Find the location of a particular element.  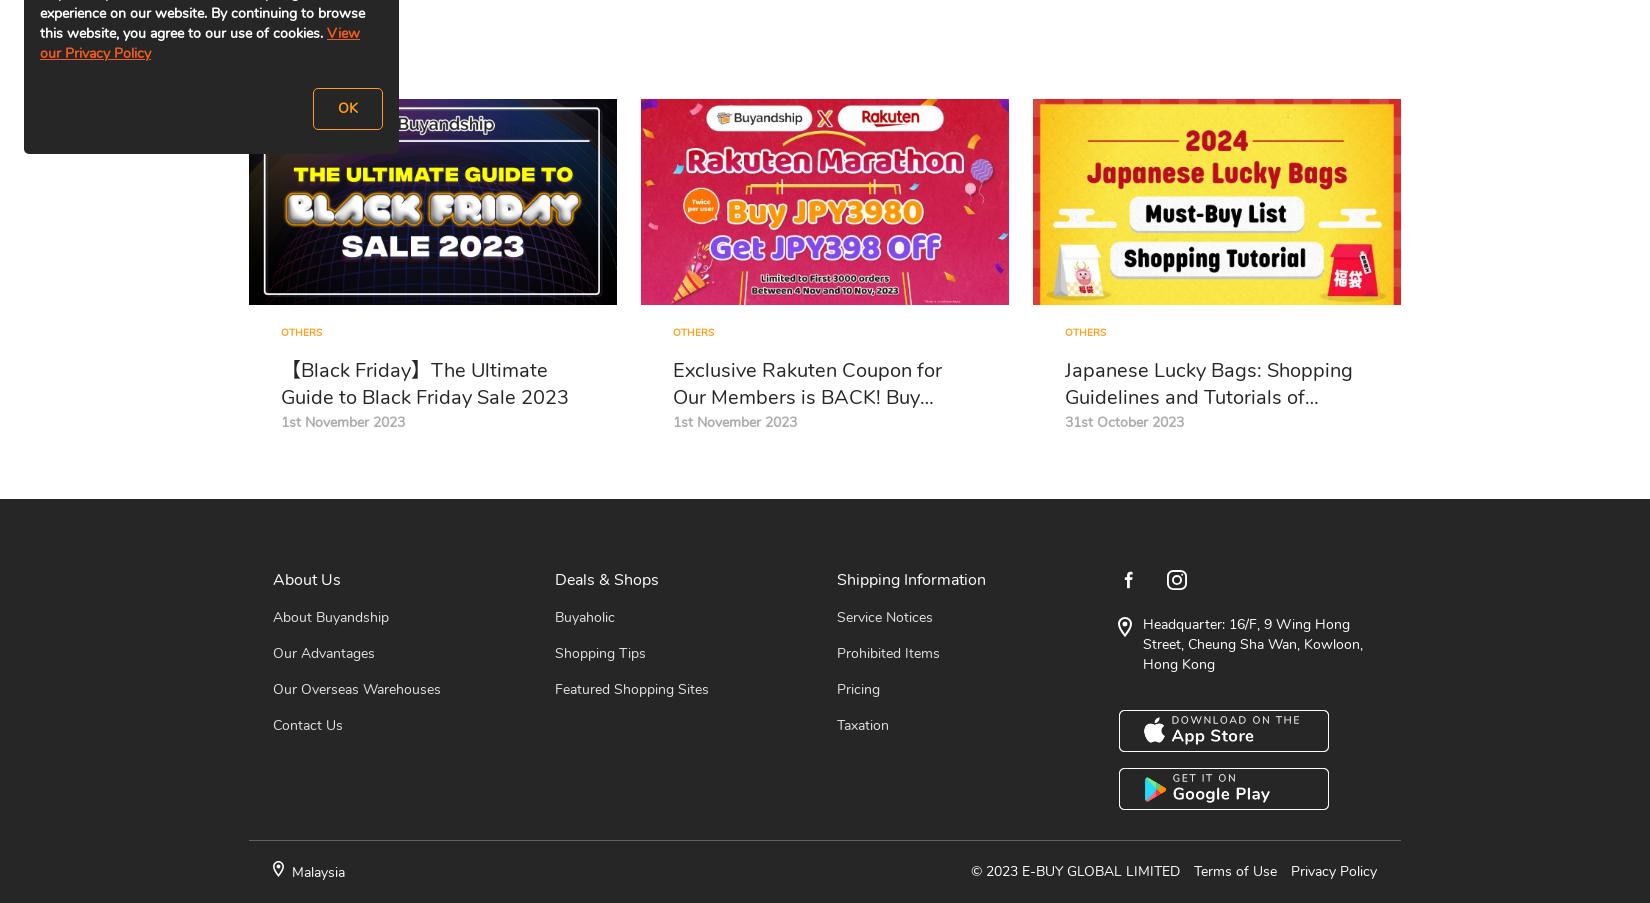

'© 2023 E-BUY GLOBAL LIMITED' is located at coordinates (1075, 871).